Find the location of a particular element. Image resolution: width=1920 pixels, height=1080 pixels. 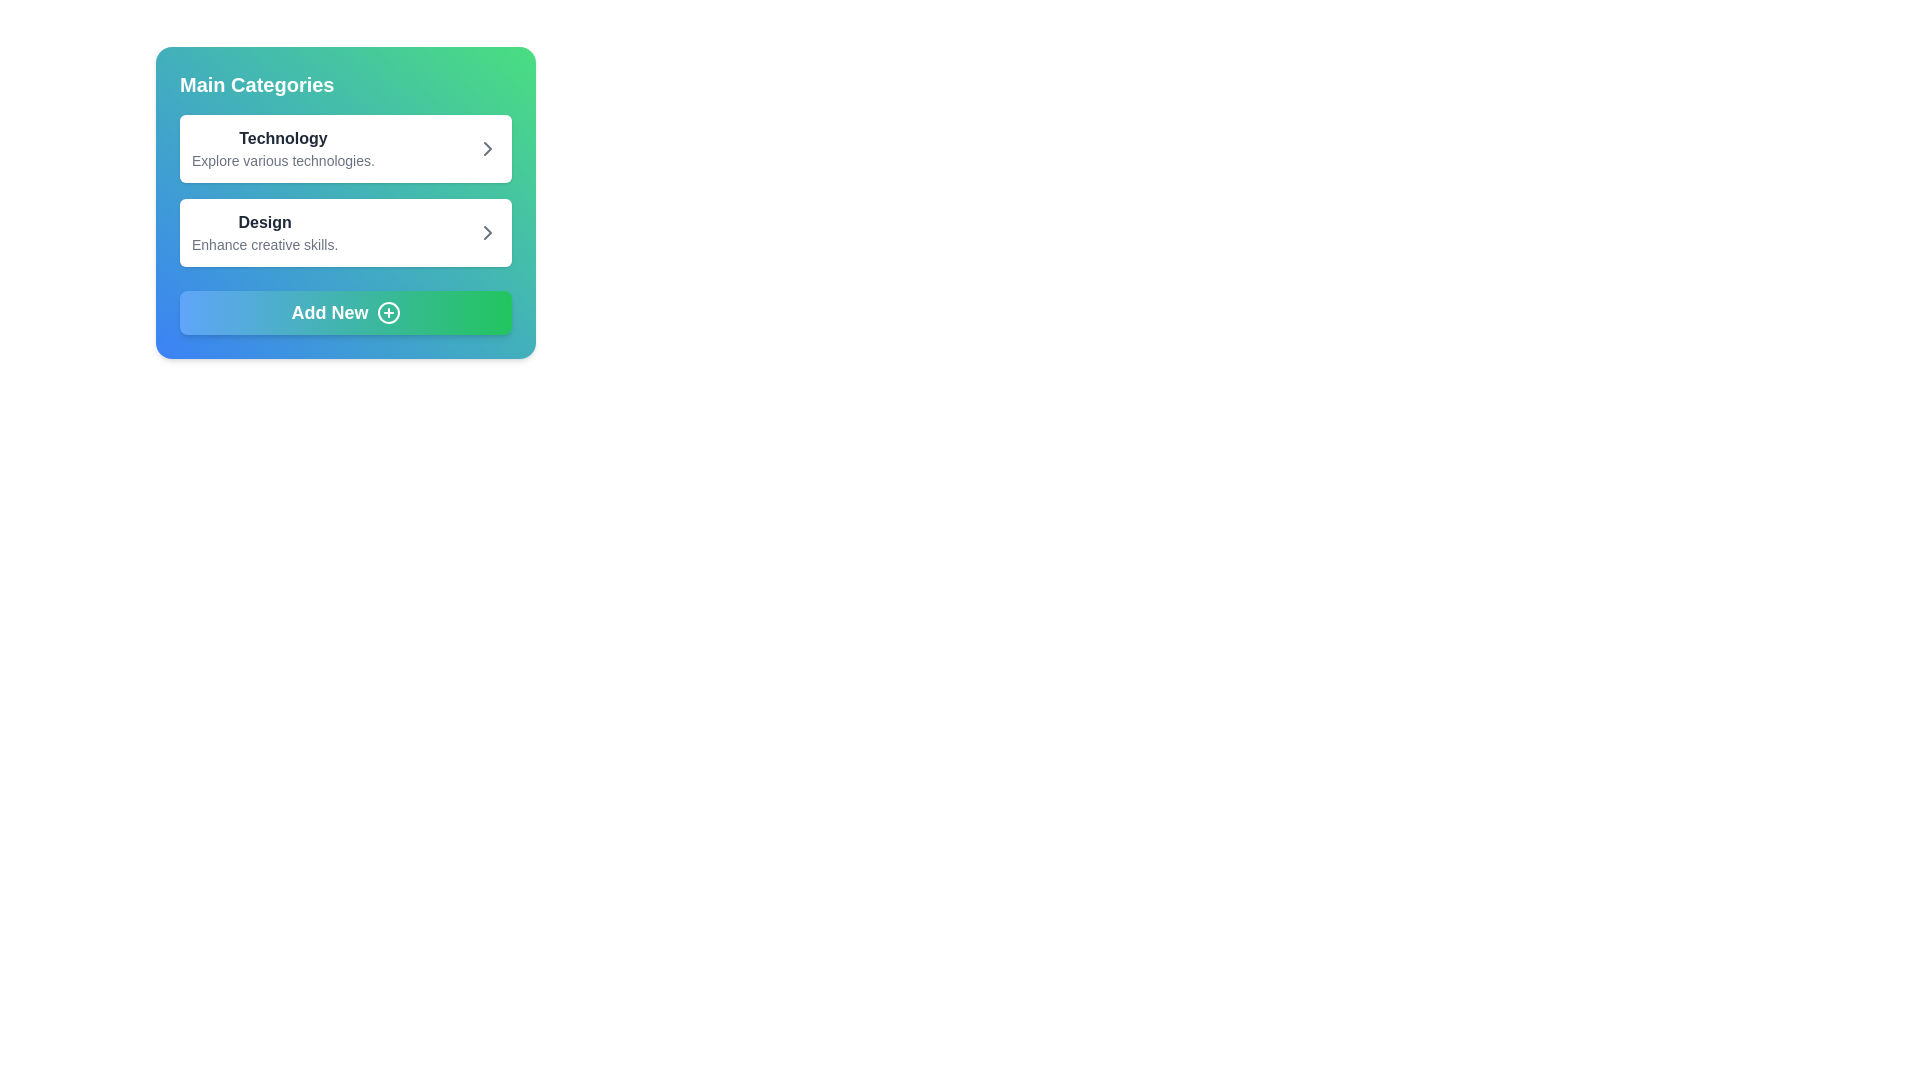

the first listed text-based menu item in the 'Main Categories' section is located at coordinates (282, 148).